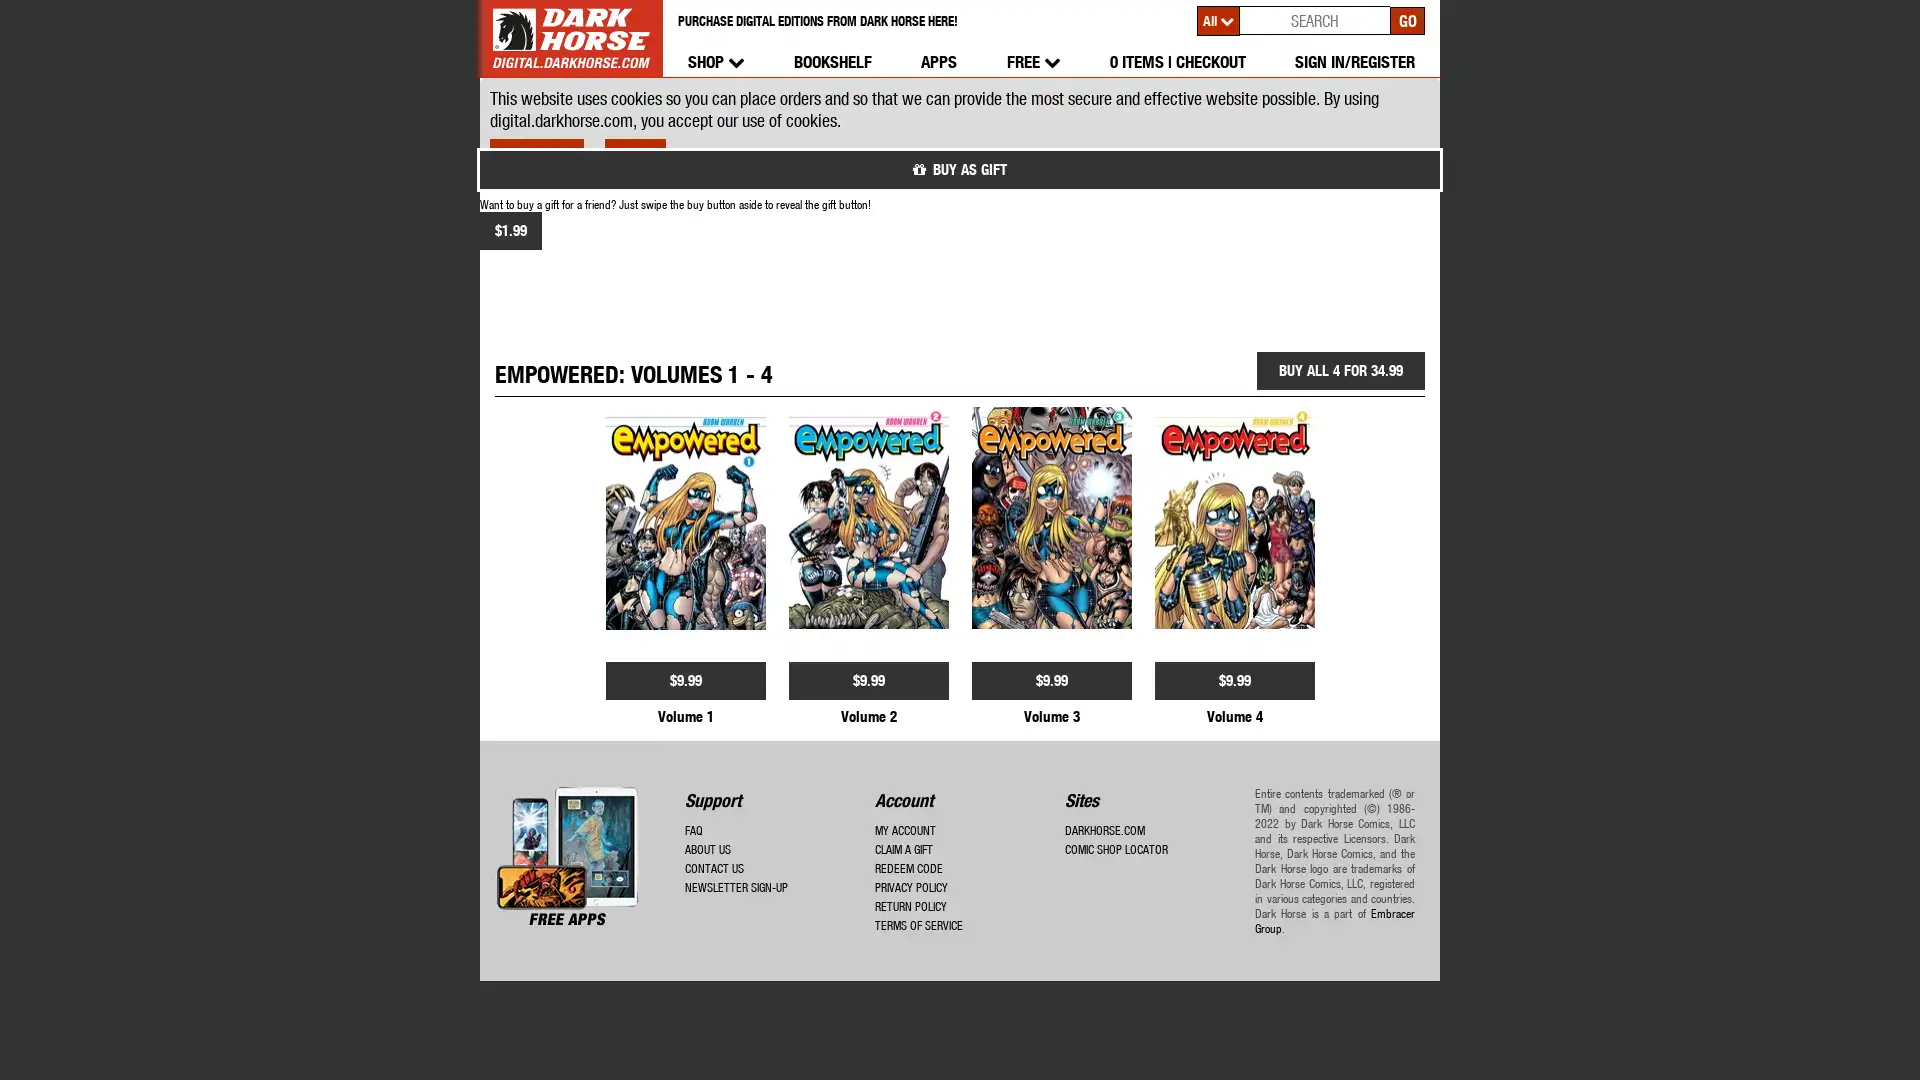  I want to click on GO, so click(1406, 19).